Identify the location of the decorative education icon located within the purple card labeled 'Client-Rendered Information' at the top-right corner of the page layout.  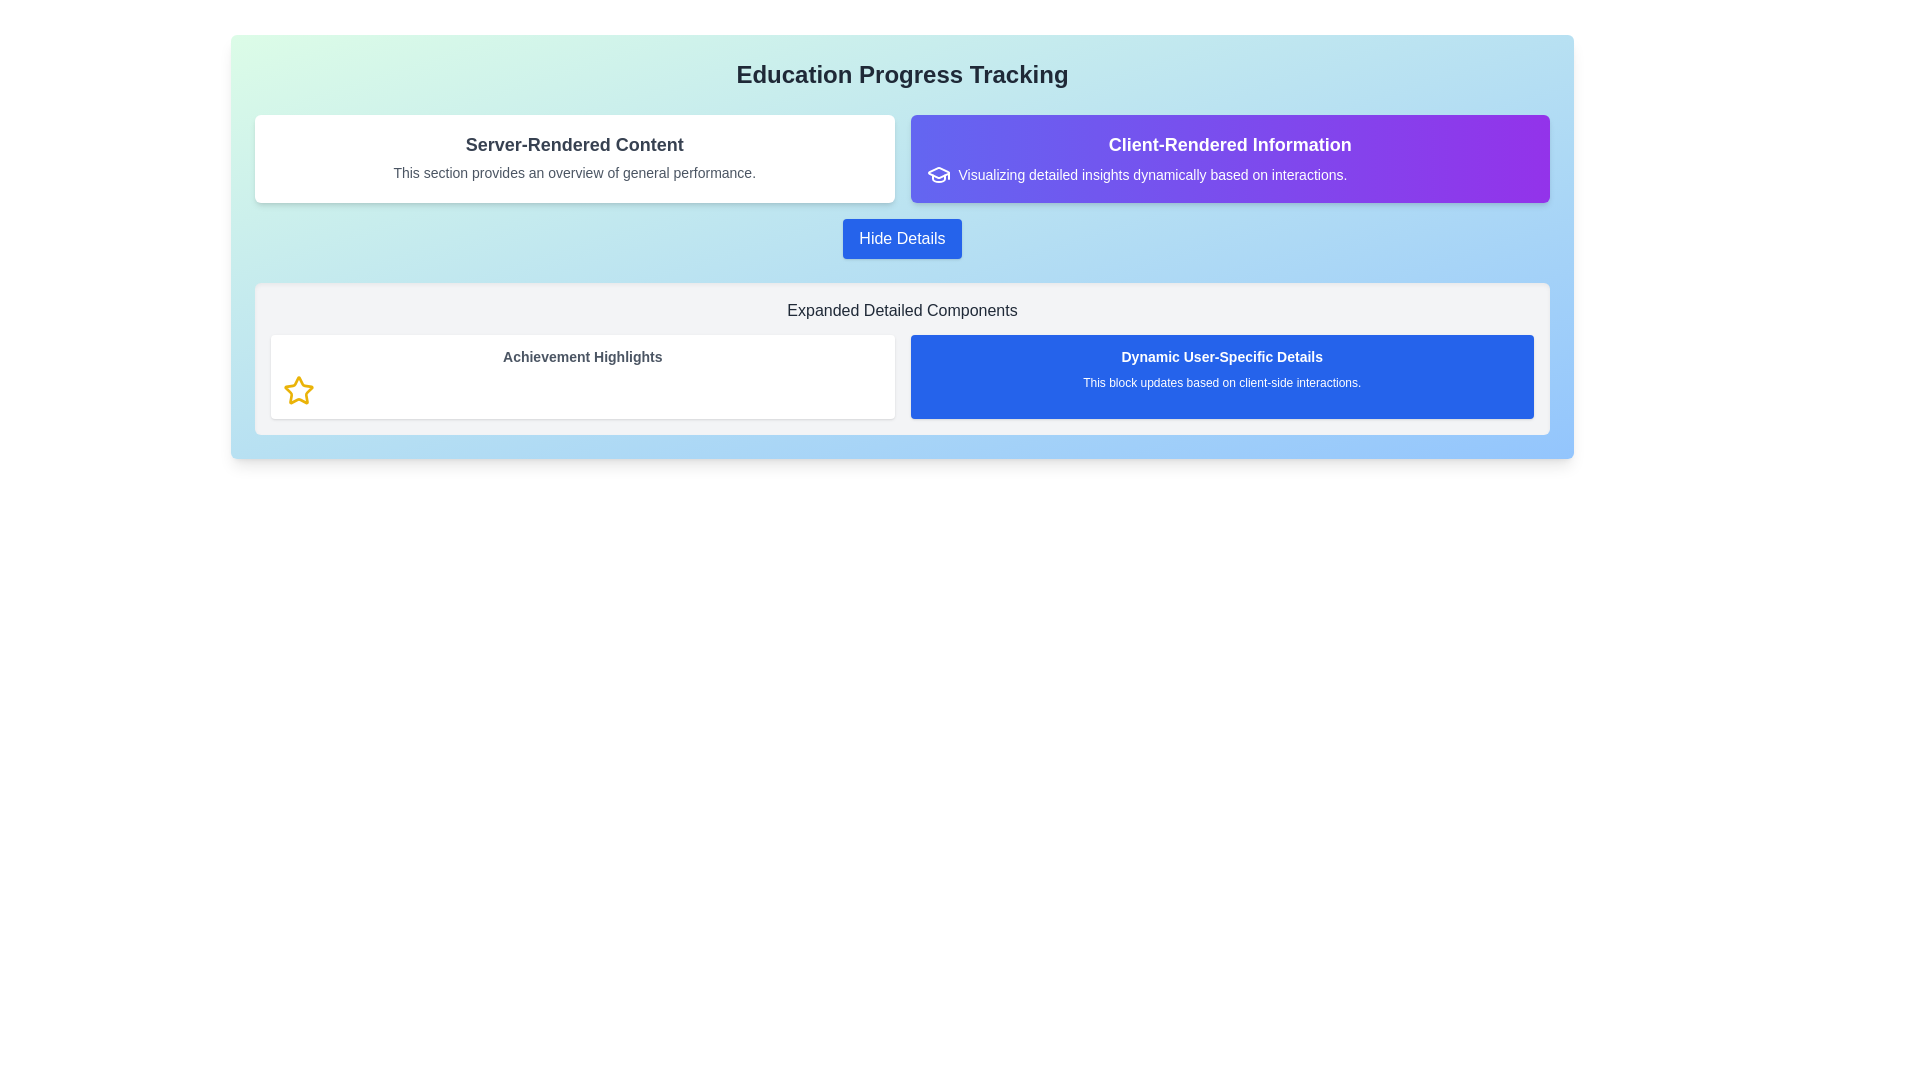
(937, 173).